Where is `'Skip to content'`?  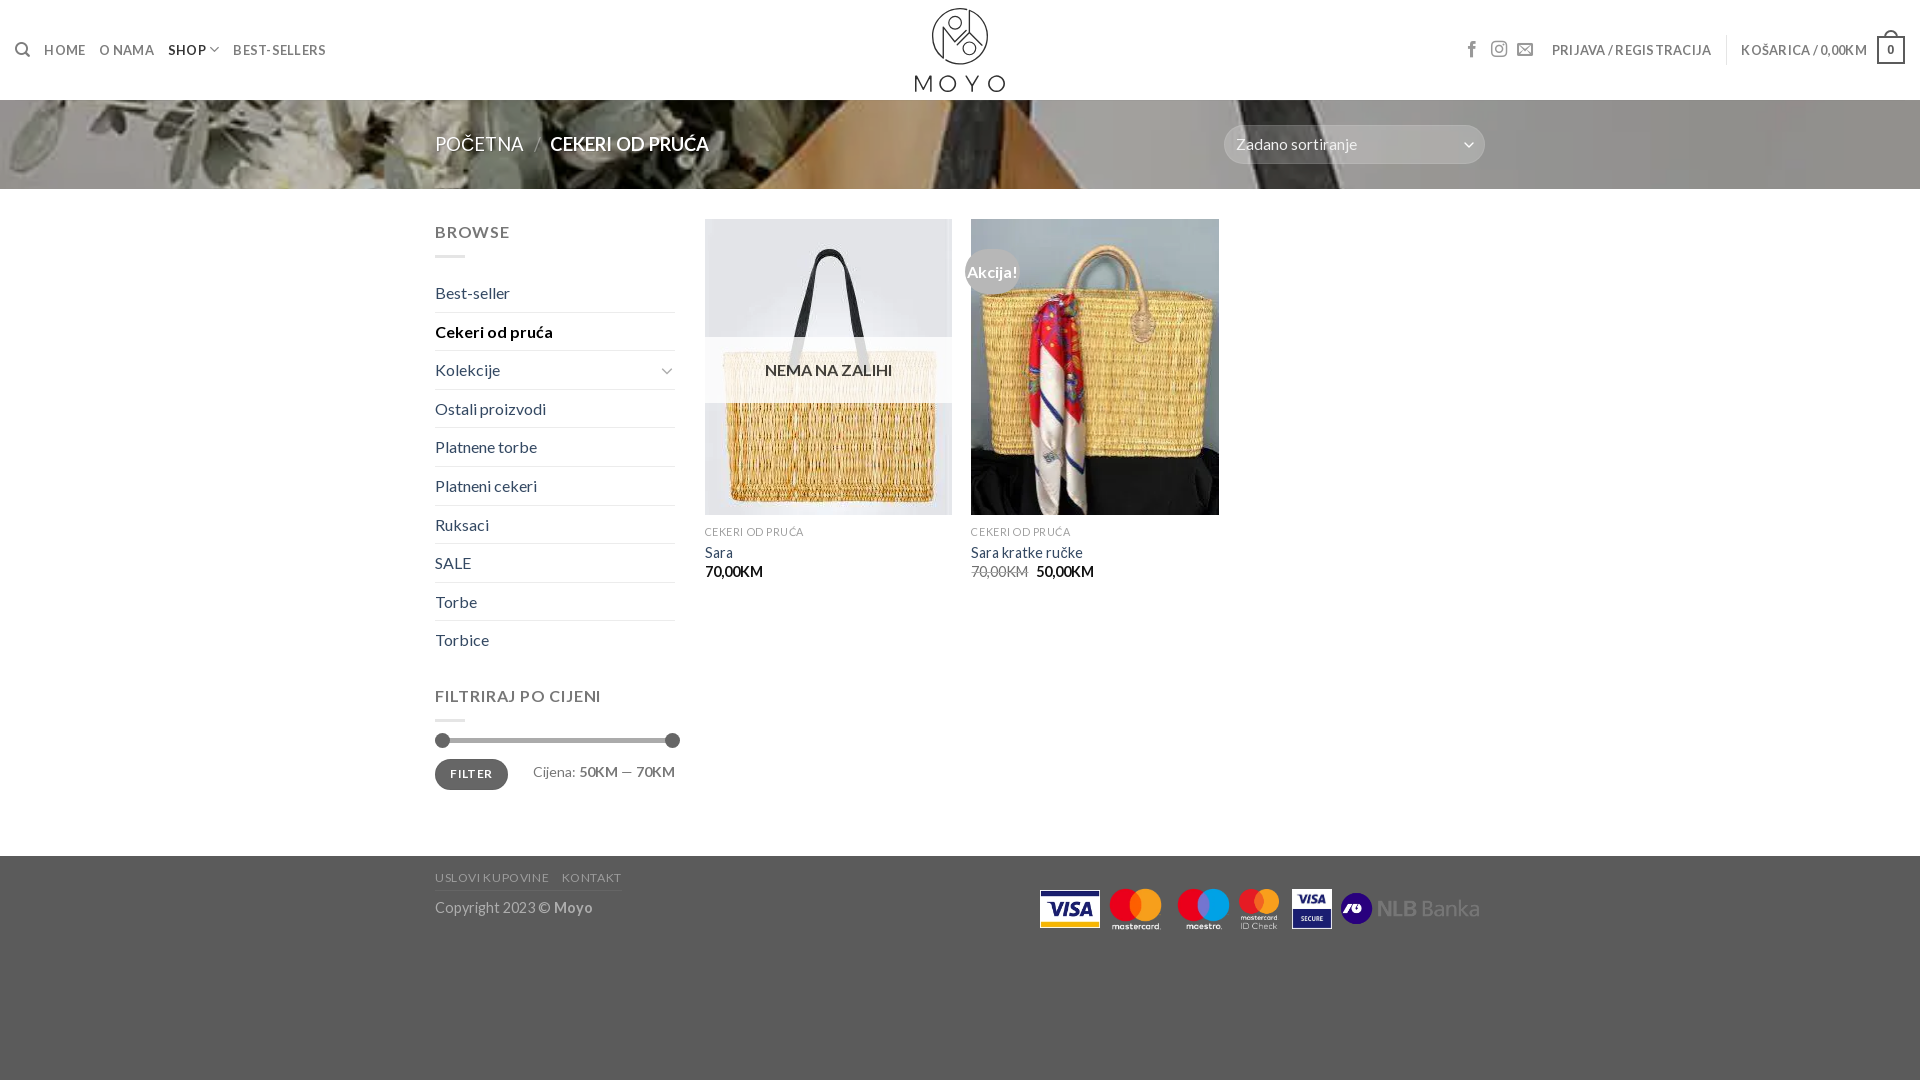 'Skip to content' is located at coordinates (0, 0).